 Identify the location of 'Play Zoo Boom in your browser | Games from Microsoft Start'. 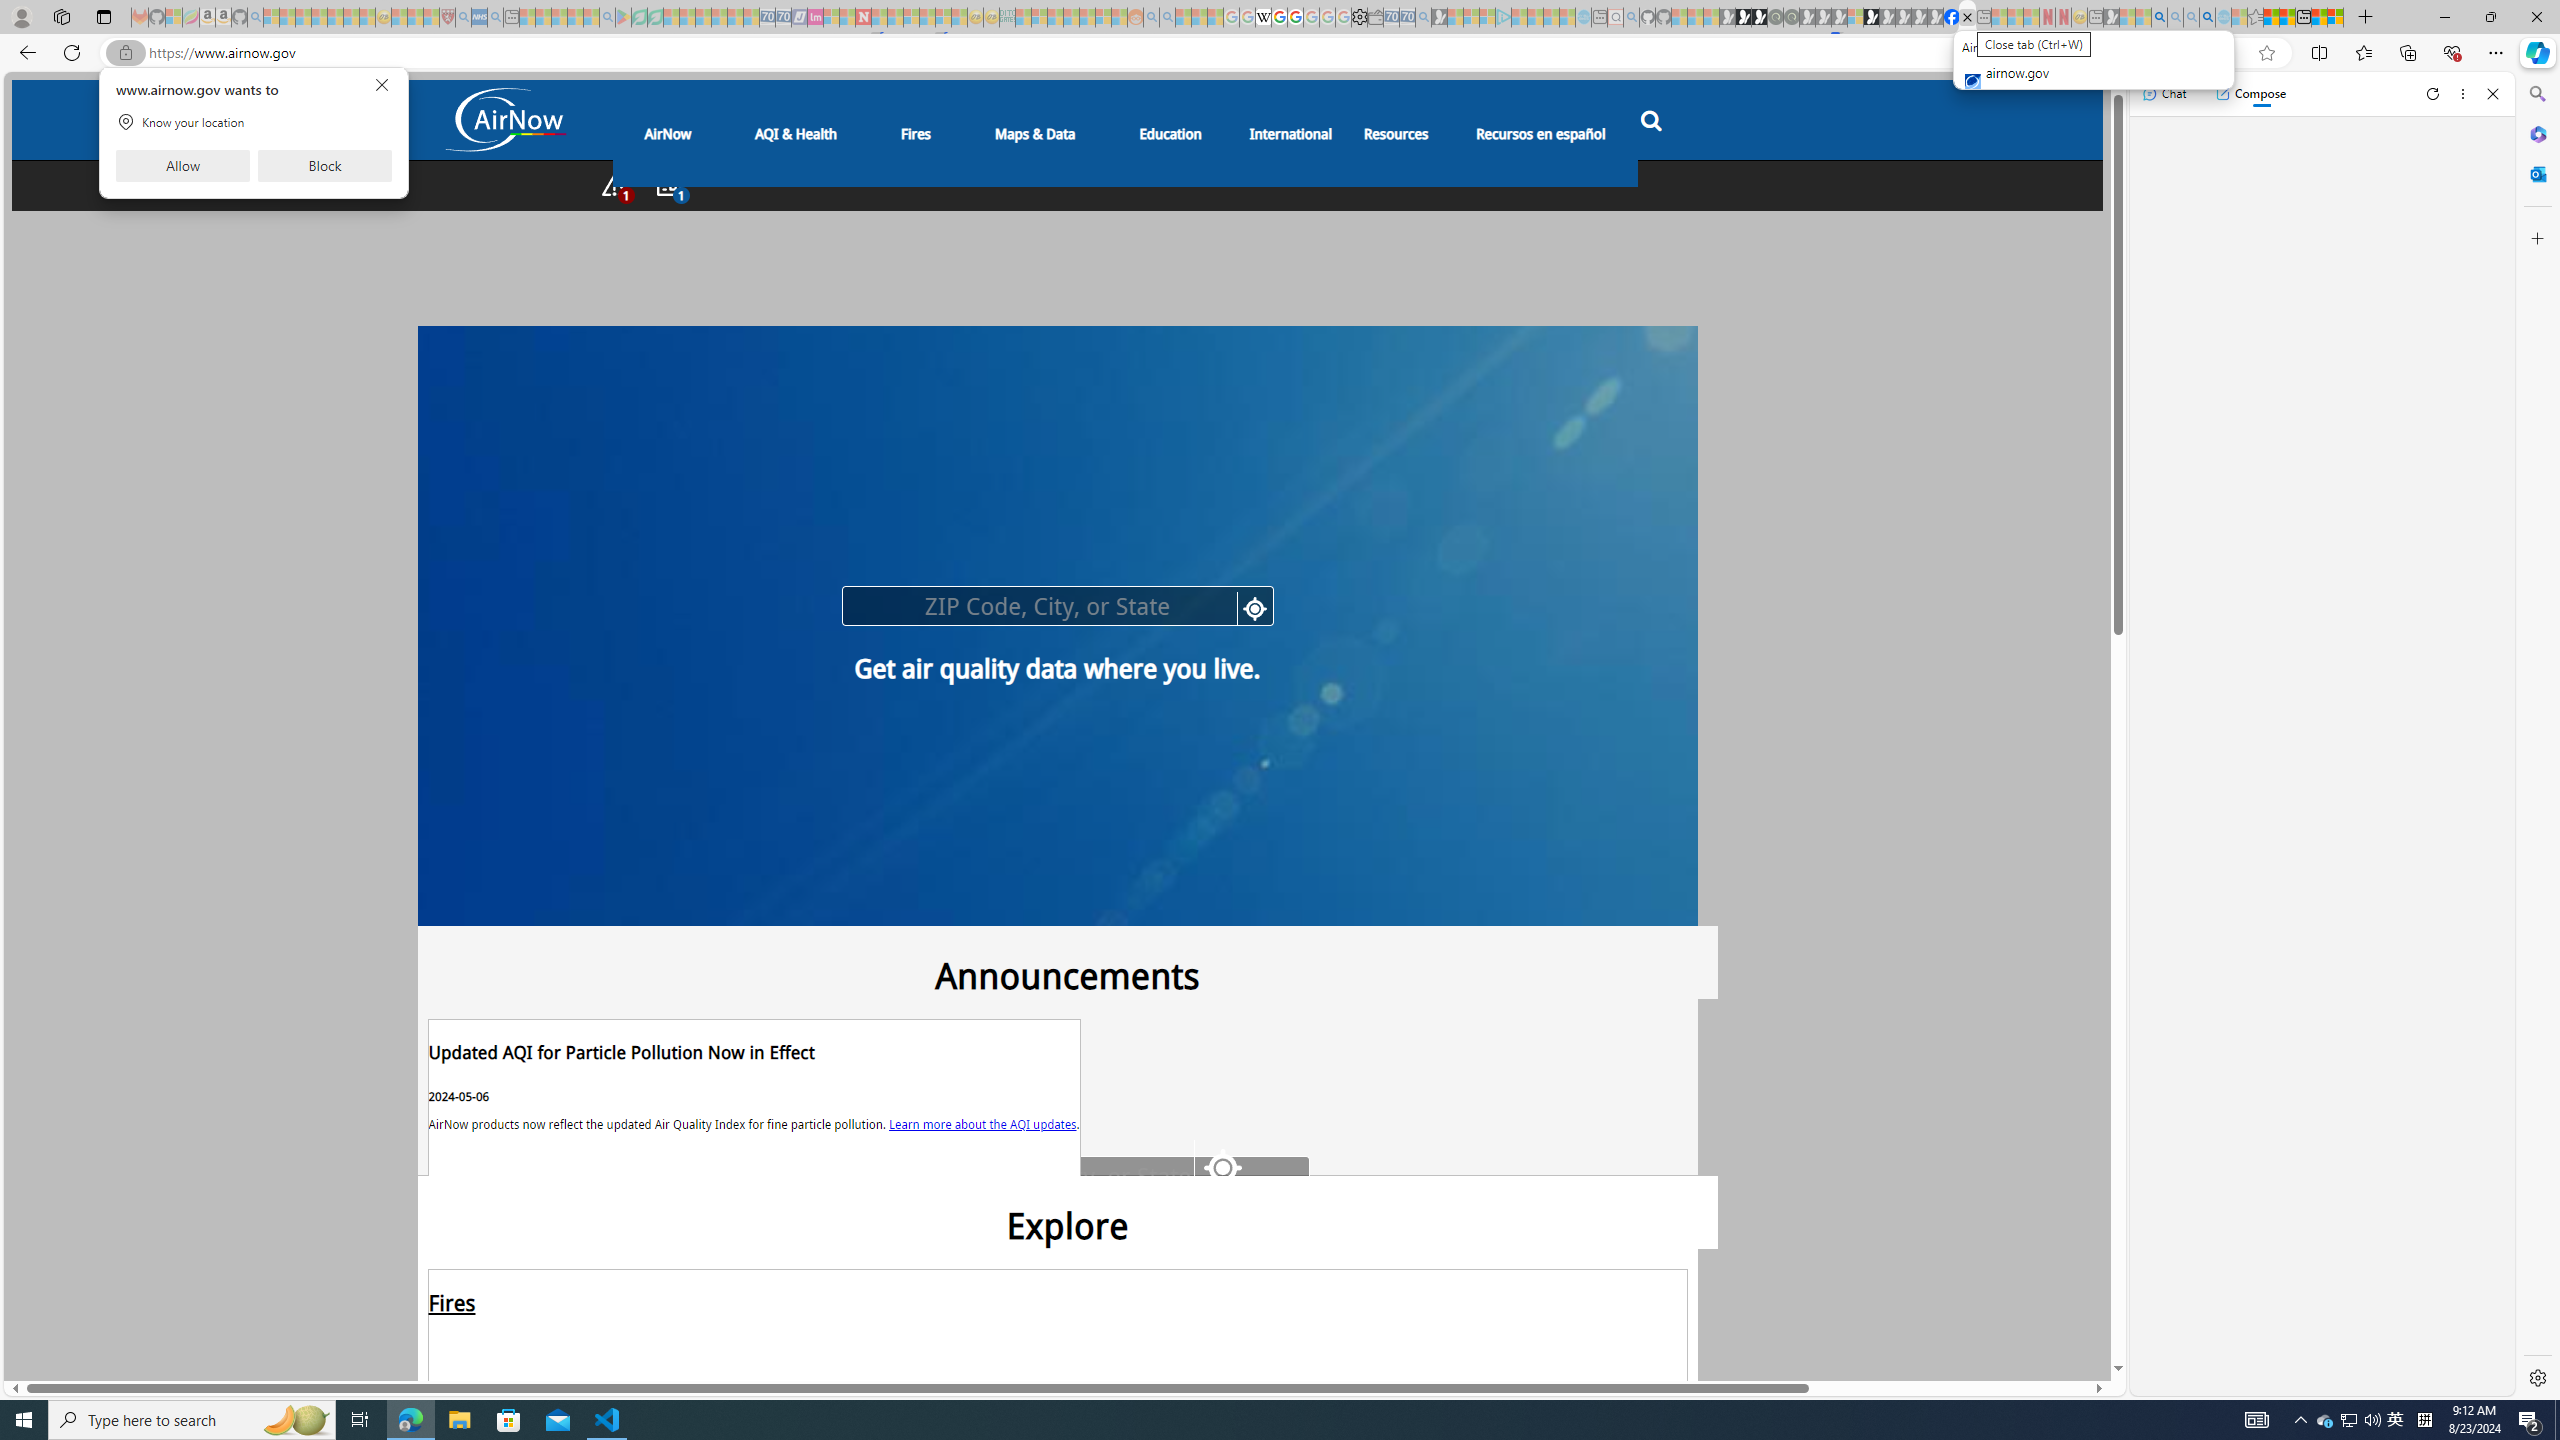
(1744, 16).